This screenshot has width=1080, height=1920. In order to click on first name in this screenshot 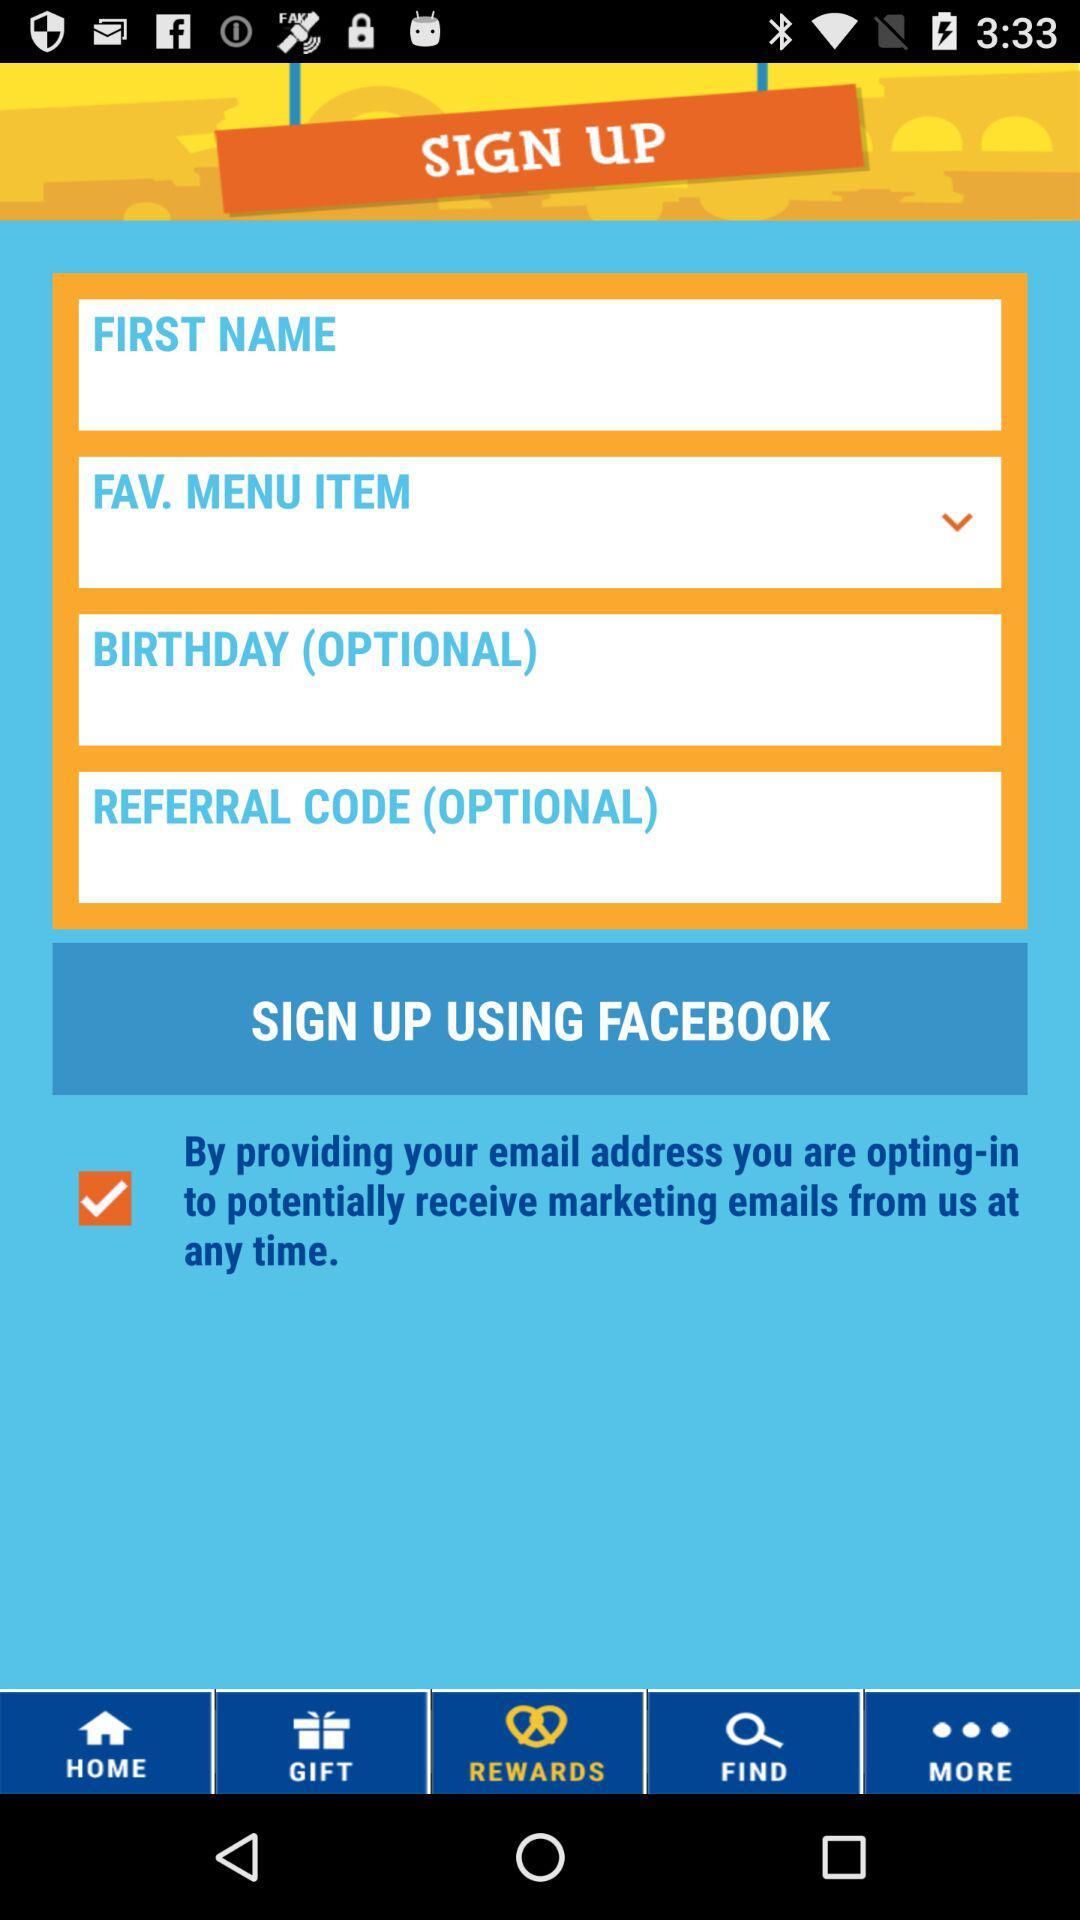, I will do `click(540, 364)`.